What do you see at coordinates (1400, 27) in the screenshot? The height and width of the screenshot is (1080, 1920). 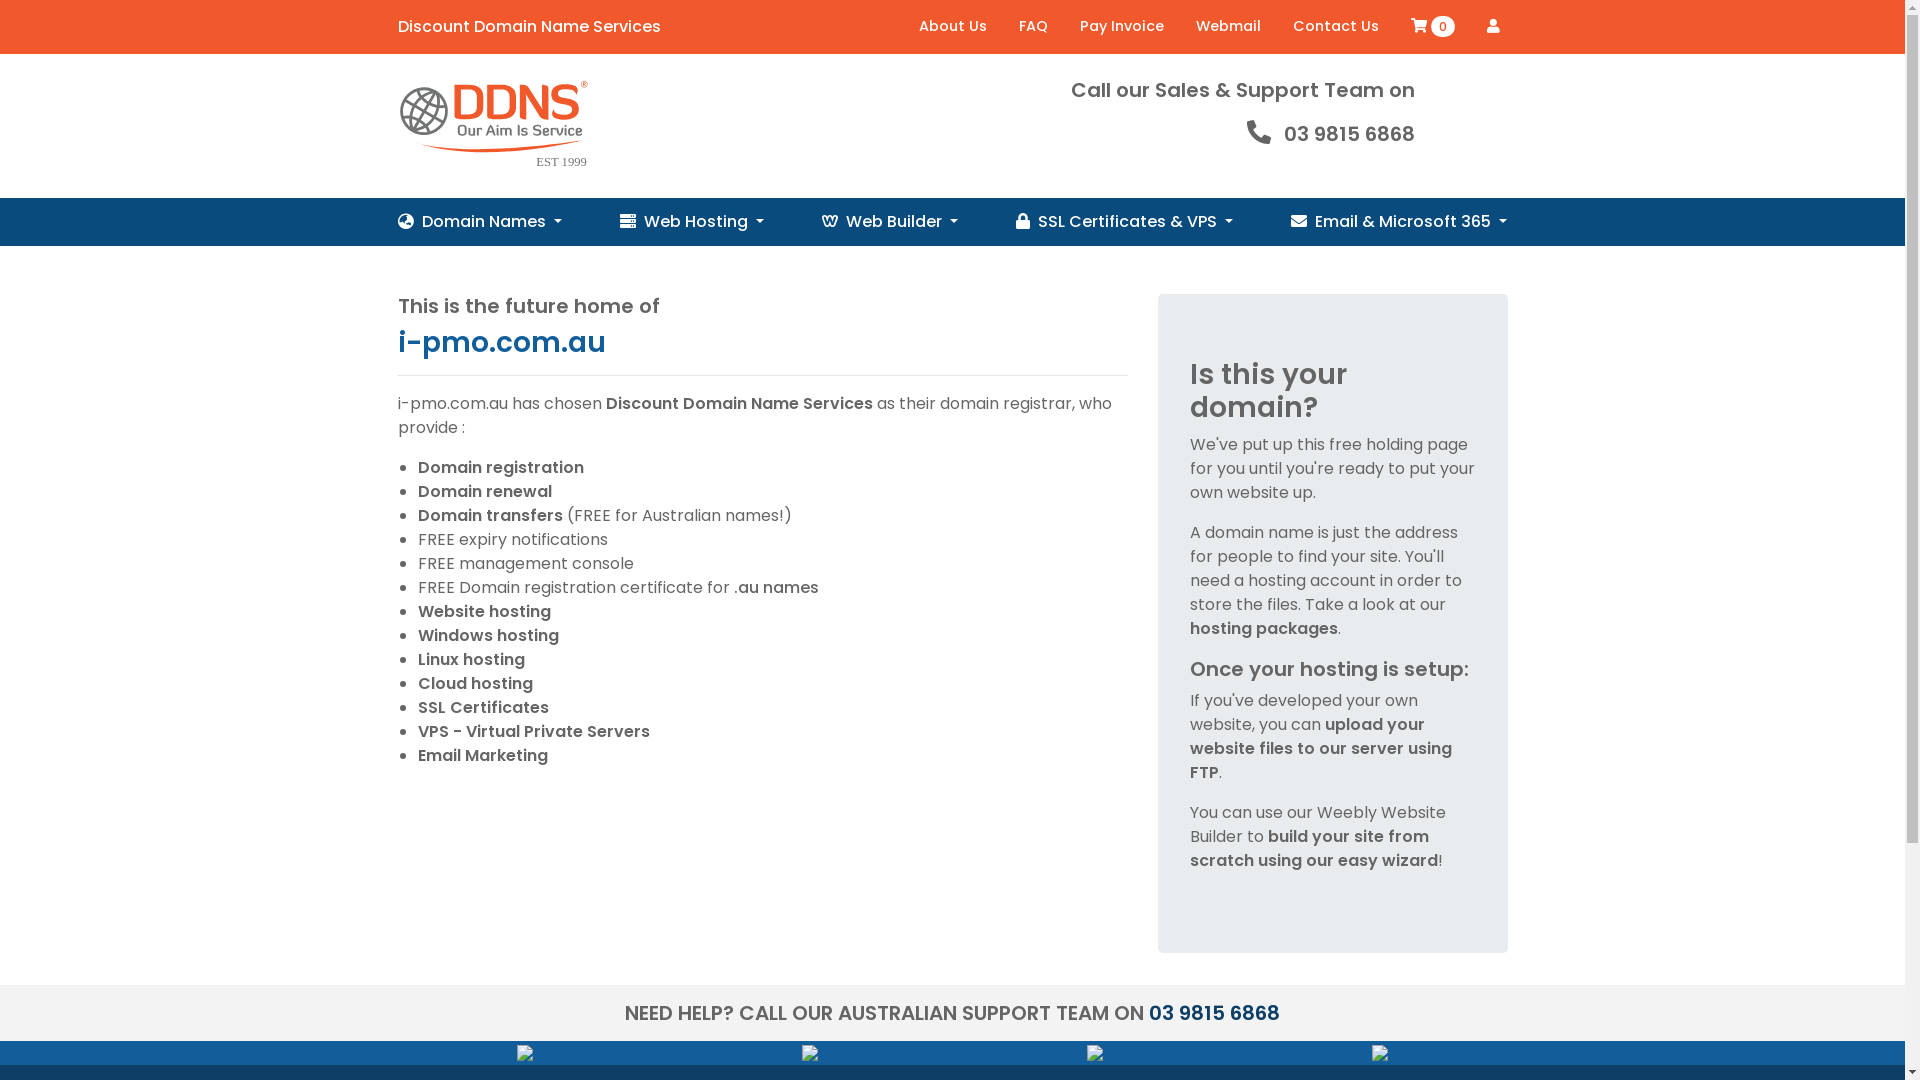 I see `'0'` at bounding box center [1400, 27].